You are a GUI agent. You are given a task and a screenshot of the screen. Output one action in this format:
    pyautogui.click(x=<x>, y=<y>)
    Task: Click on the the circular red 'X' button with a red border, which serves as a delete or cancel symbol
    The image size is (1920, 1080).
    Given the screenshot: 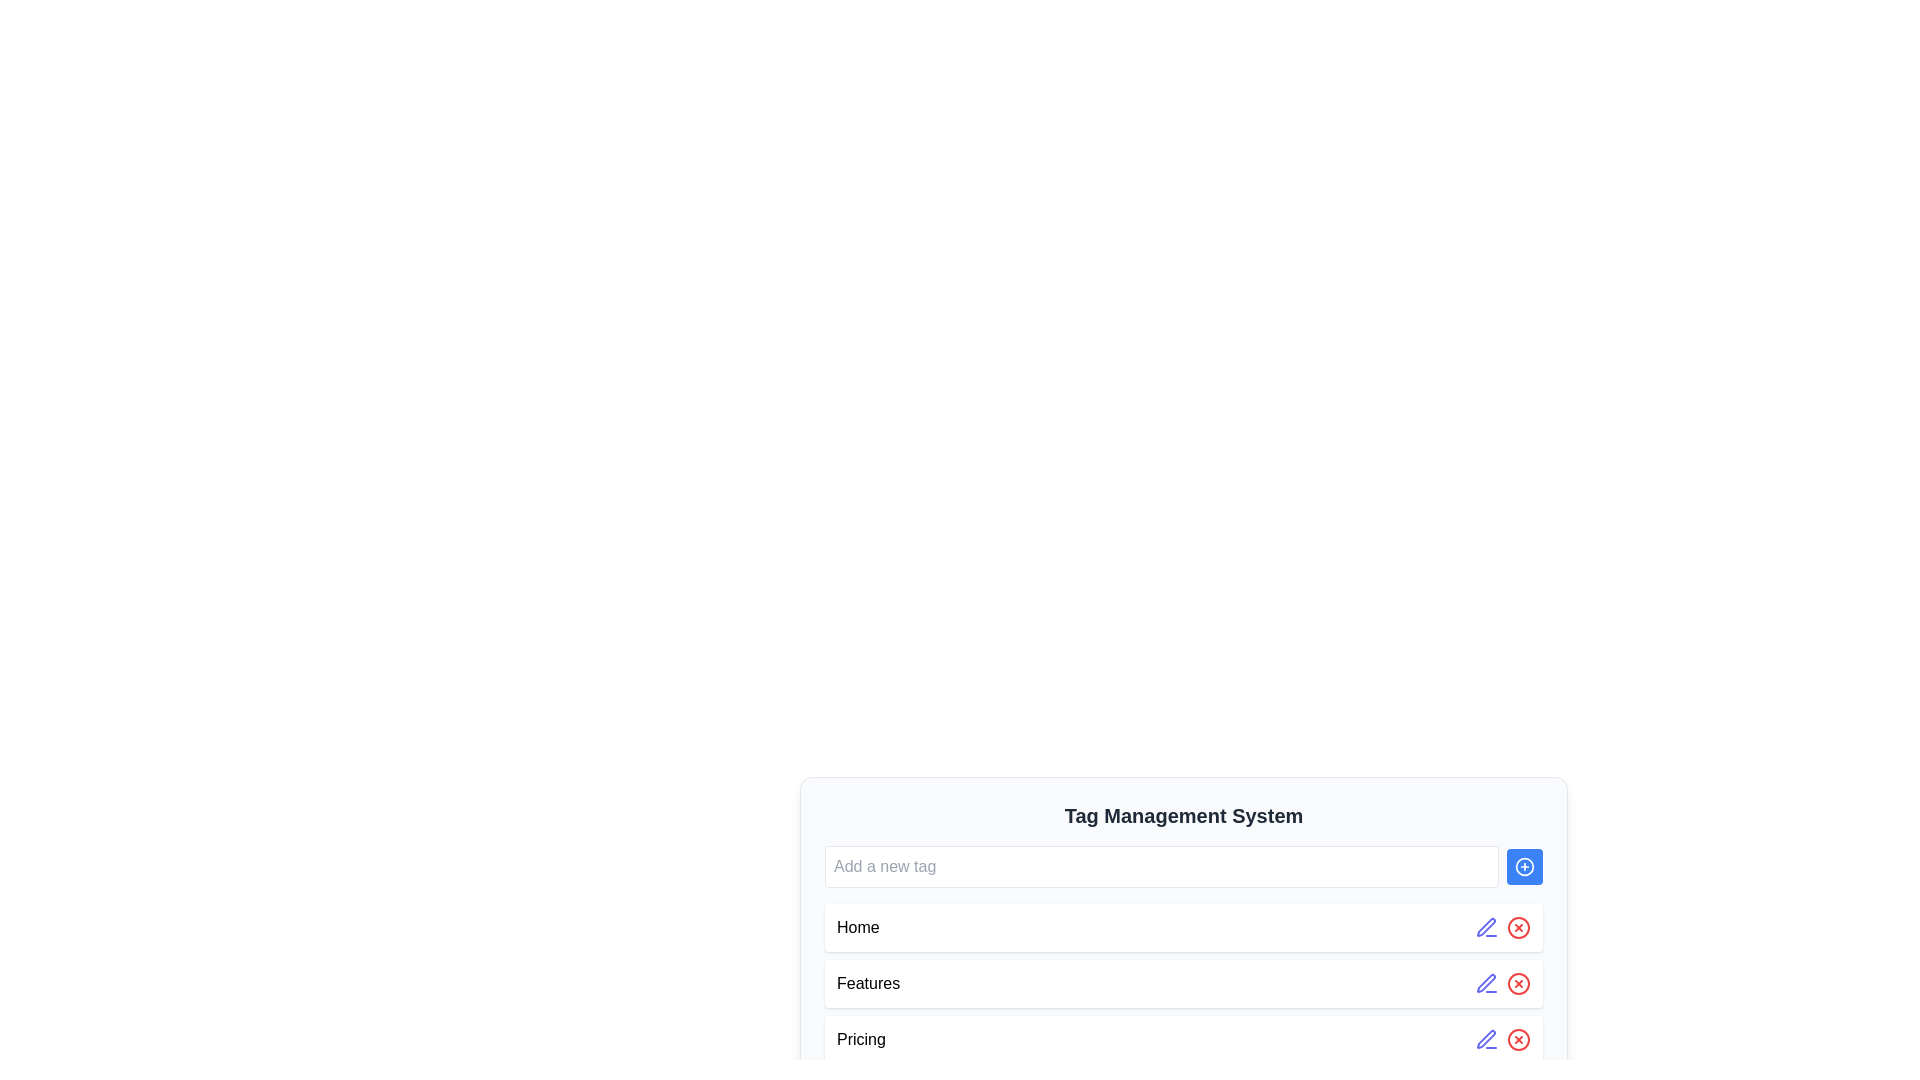 What is the action you would take?
    pyautogui.click(x=1518, y=1039)
    